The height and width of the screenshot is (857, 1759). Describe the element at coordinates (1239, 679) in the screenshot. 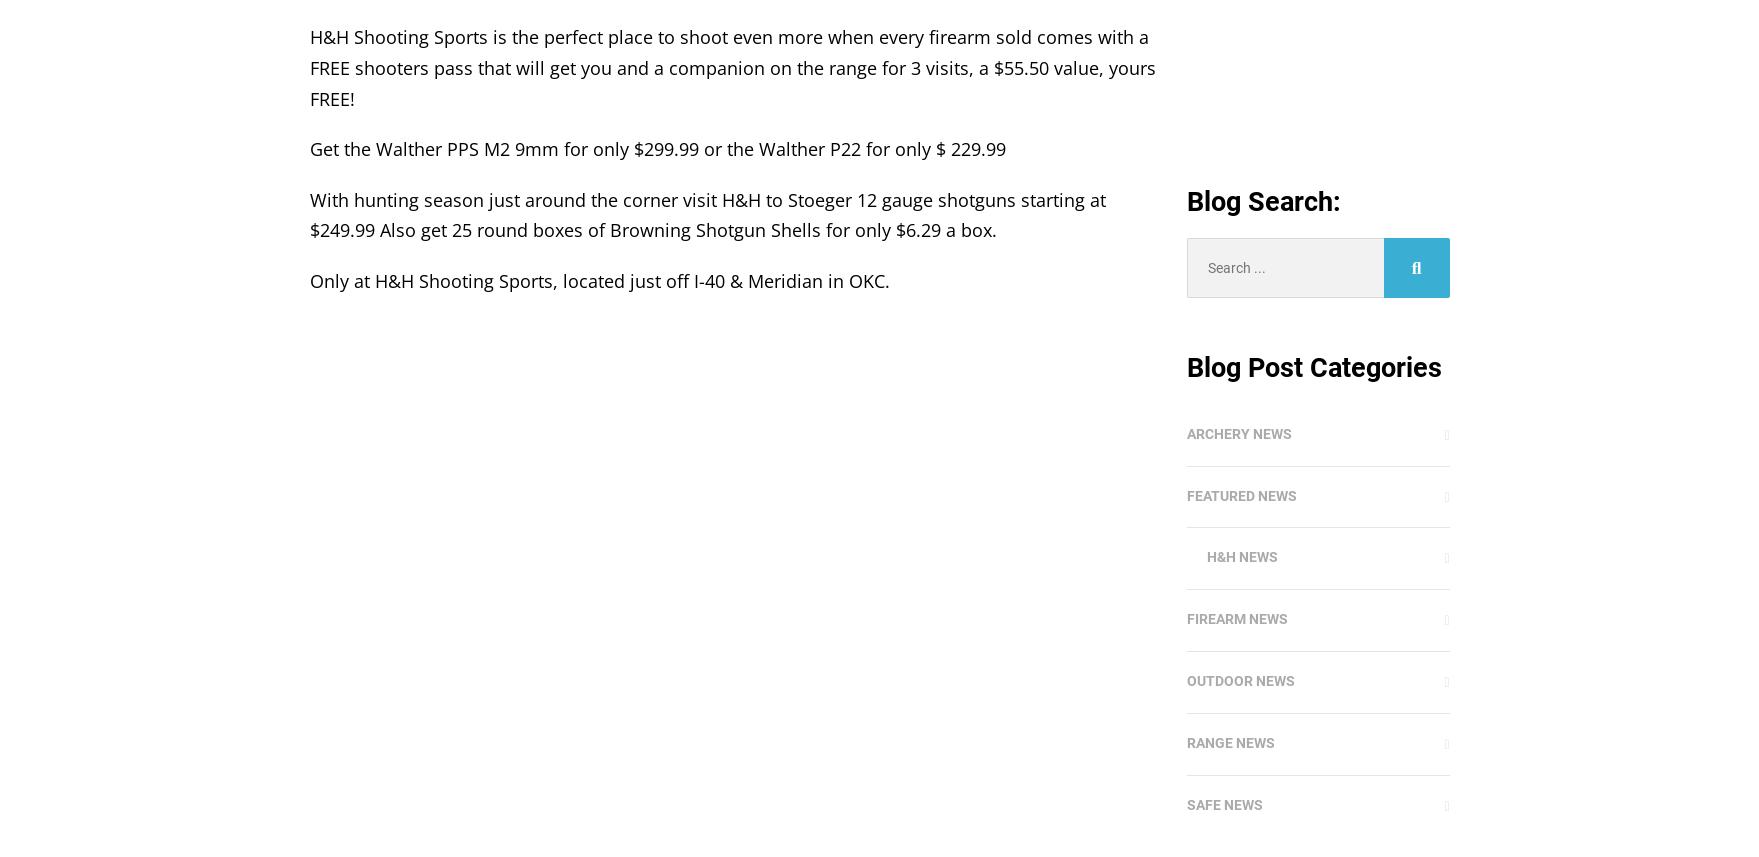

I see `'Outdoor News'` at that location.